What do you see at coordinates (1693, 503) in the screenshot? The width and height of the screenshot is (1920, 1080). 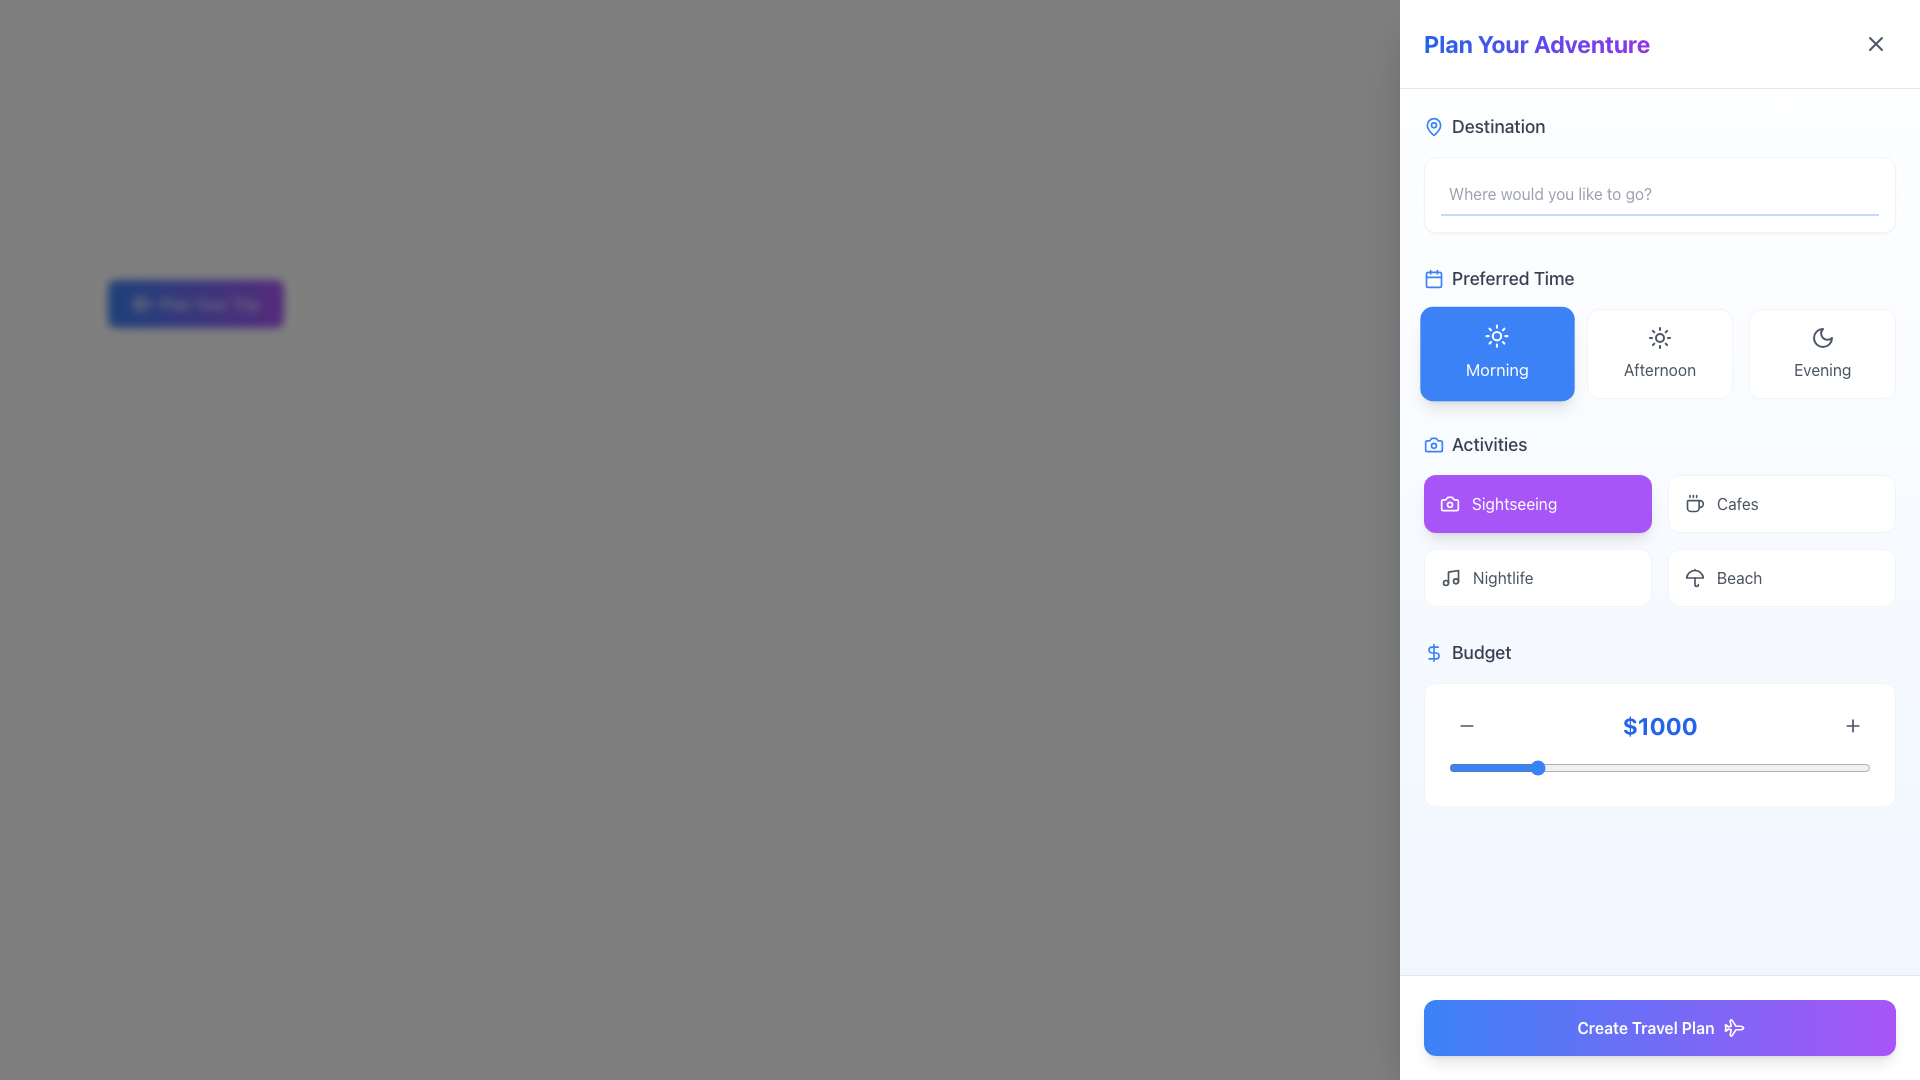 I see `the coffee cup icon, which is part of the button for selecting the 'Cafes' activity located under the 'Activities' section` at bounding box center [1693, 503].